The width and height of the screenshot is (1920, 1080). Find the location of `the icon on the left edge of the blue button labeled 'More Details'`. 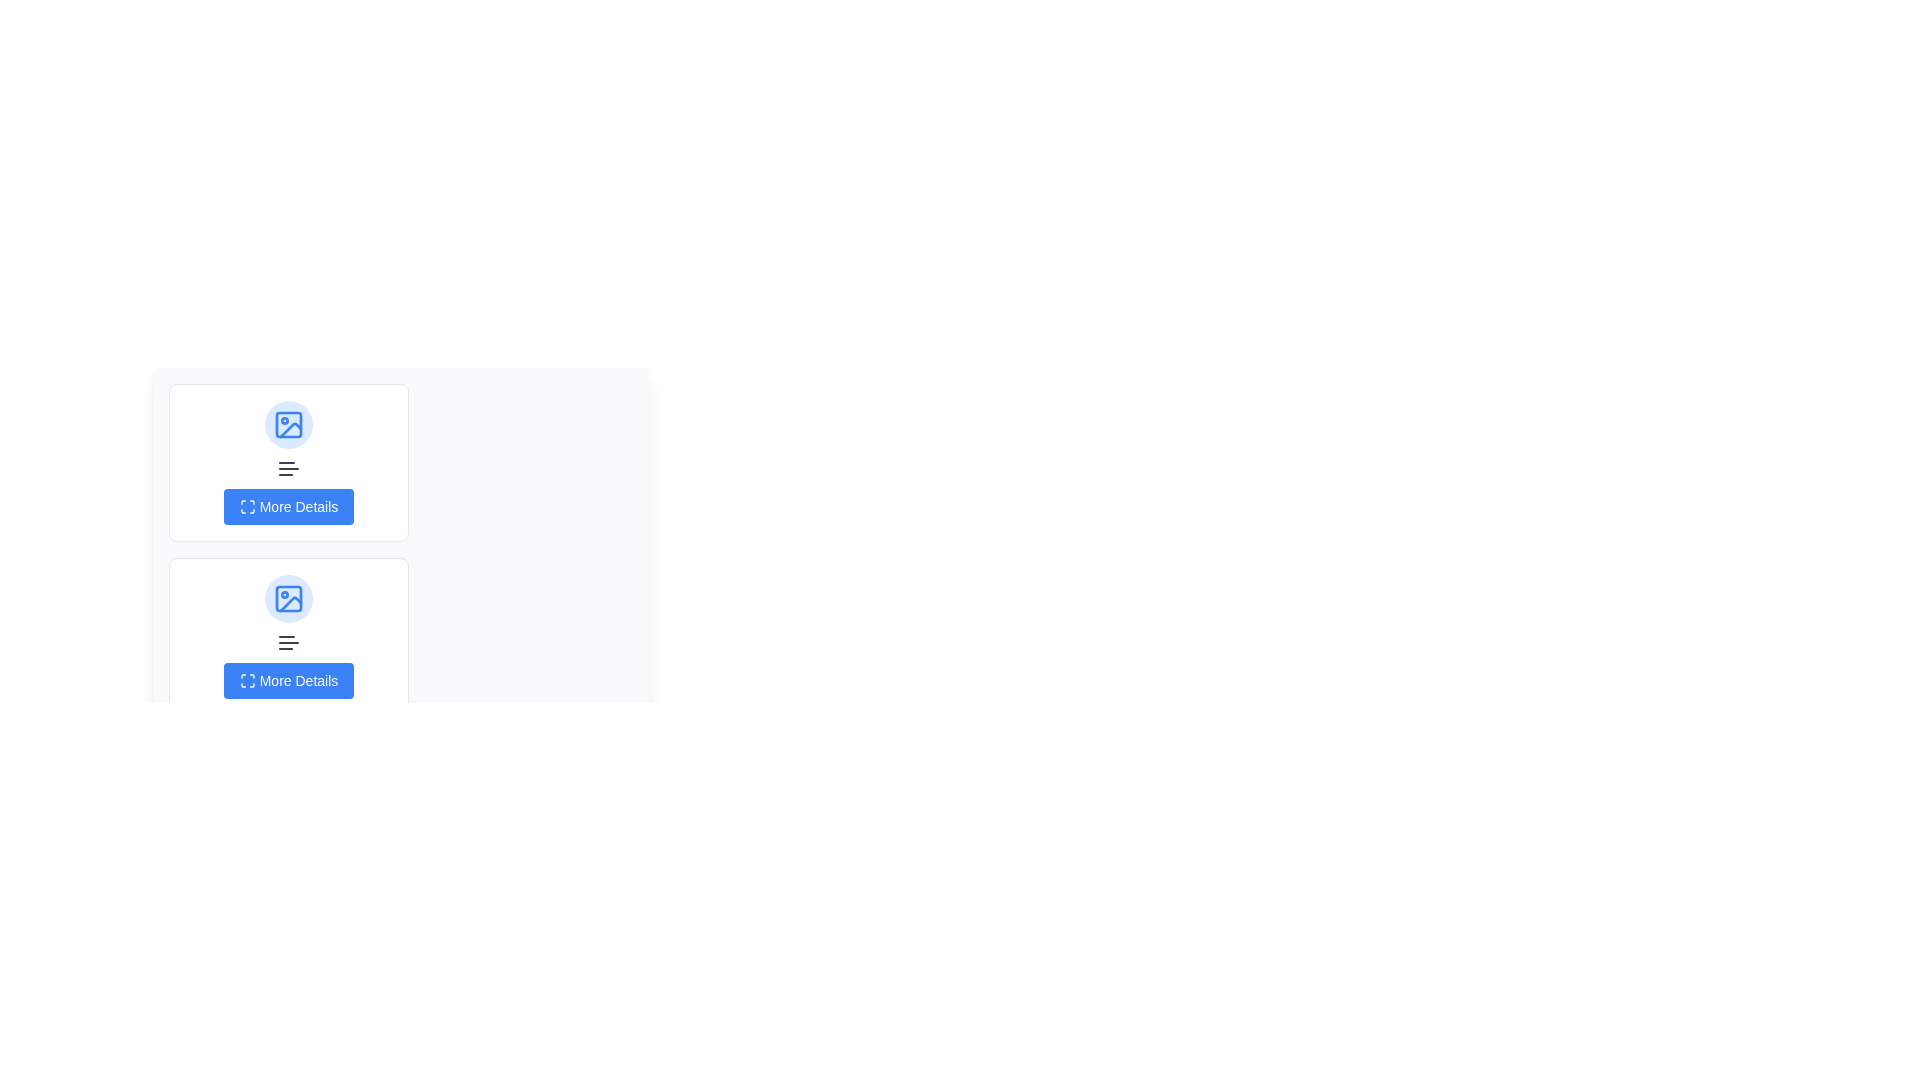

the icon on the left edge of the blue button labeled 'More Details' is located at coordinates (246, 680).